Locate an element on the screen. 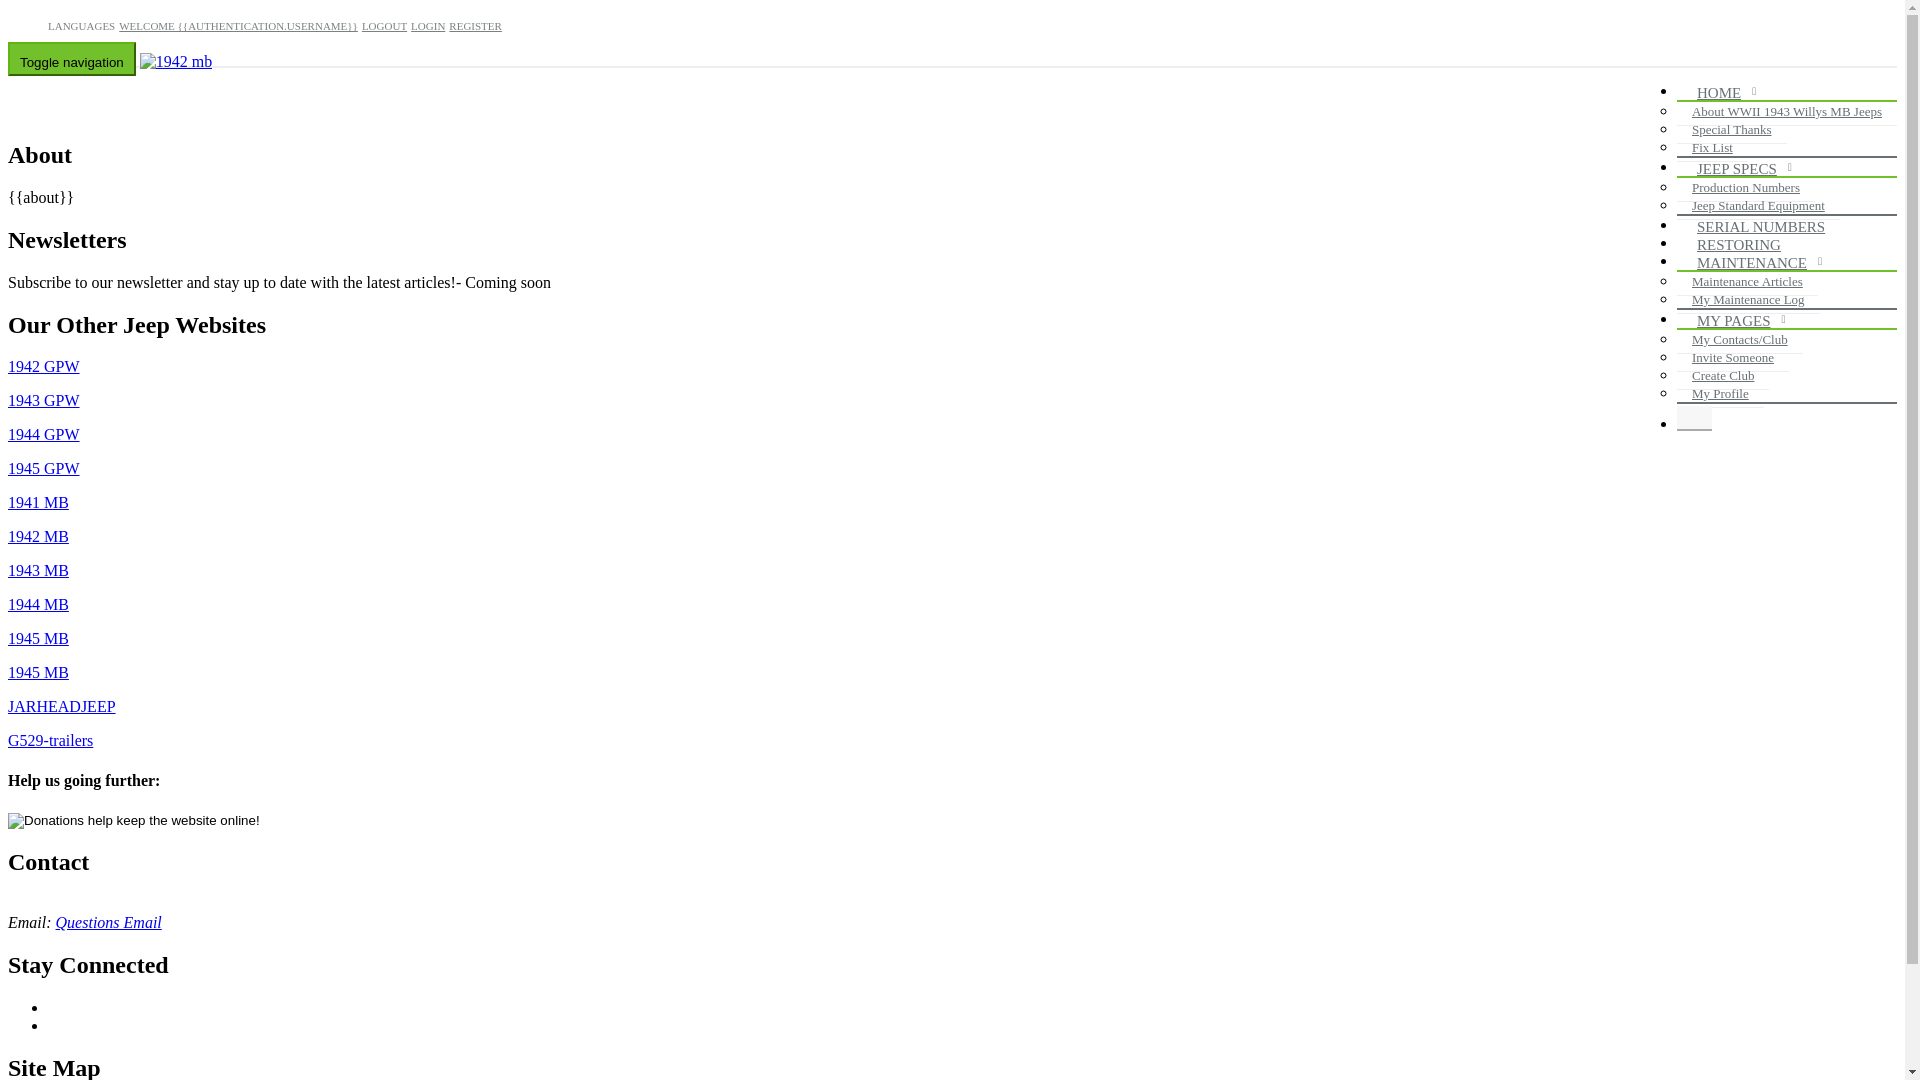 The image size is (1920, 1080). 'Jeep Standard Equipment' is located at coordinates (1757, 205).